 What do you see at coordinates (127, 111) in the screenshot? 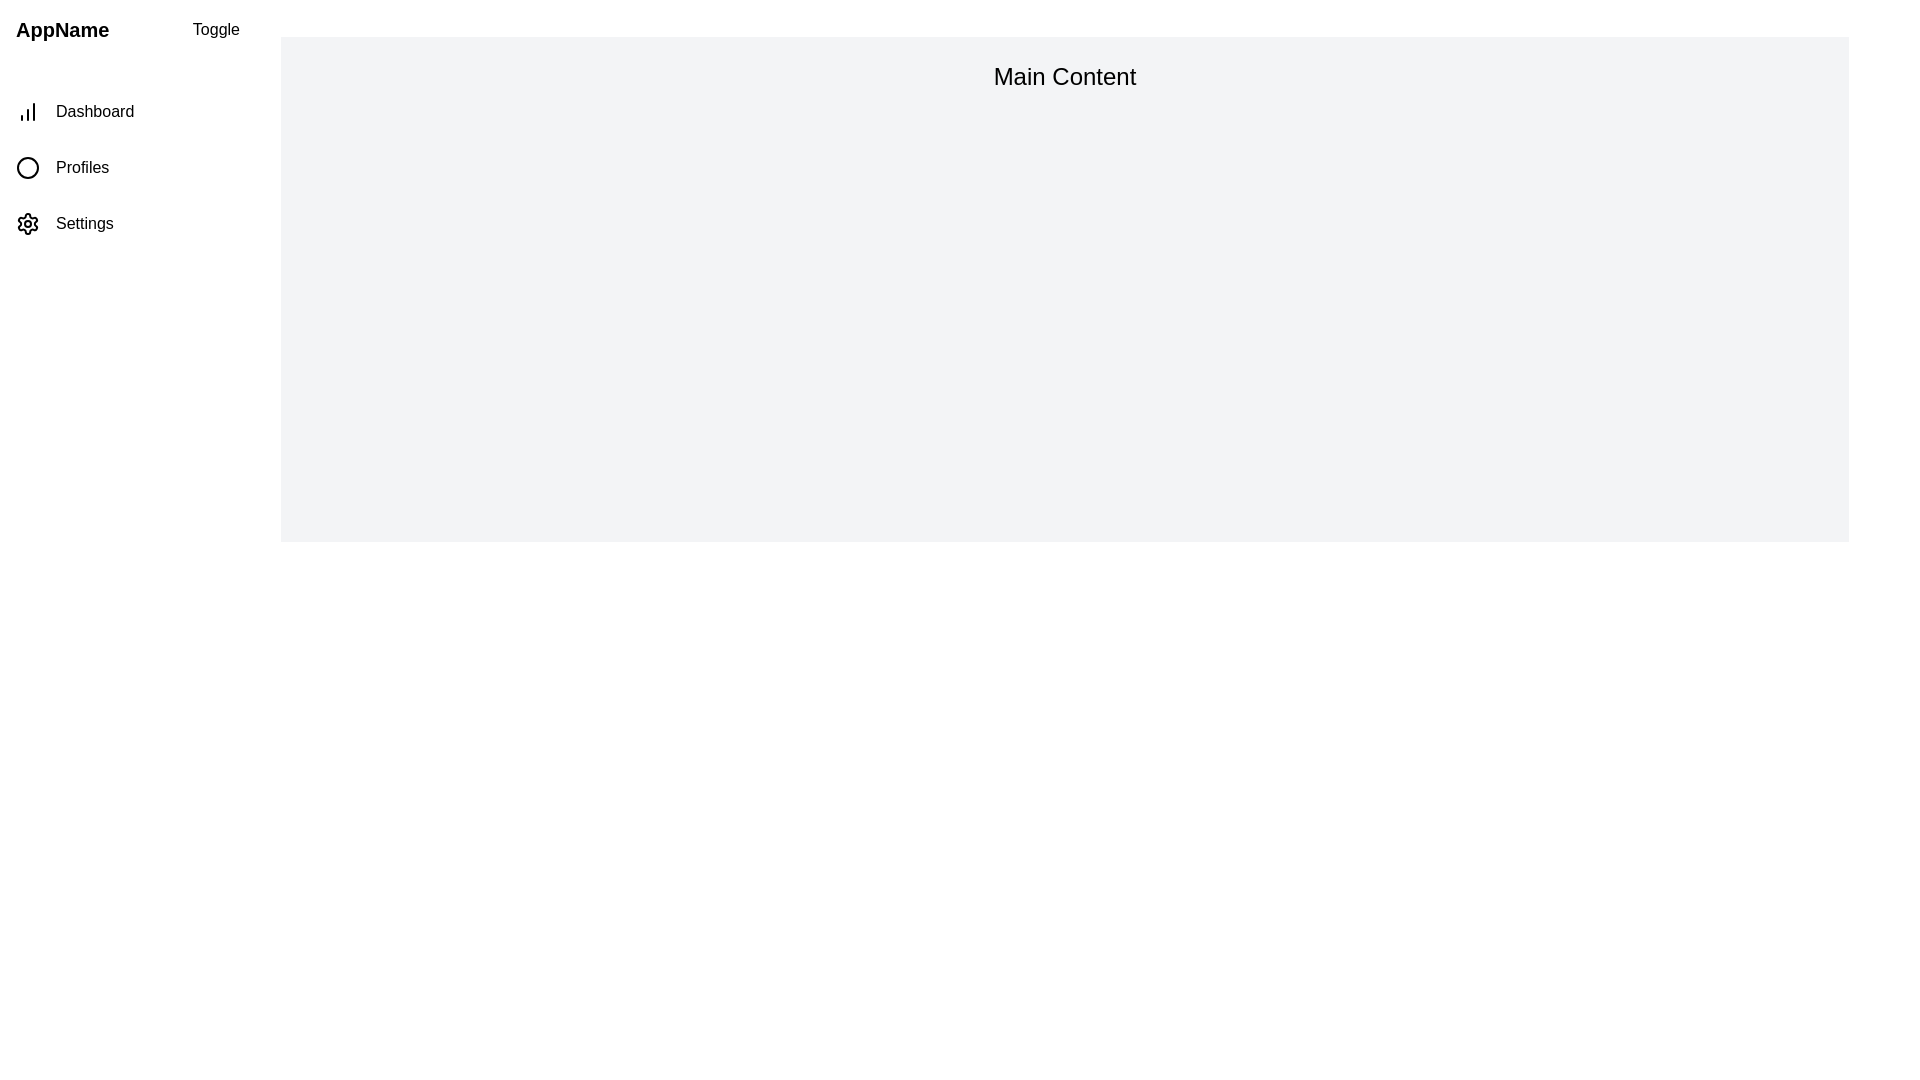
I see `the navigation item Dashboard in the drawer` at bounding box center [127, 111].